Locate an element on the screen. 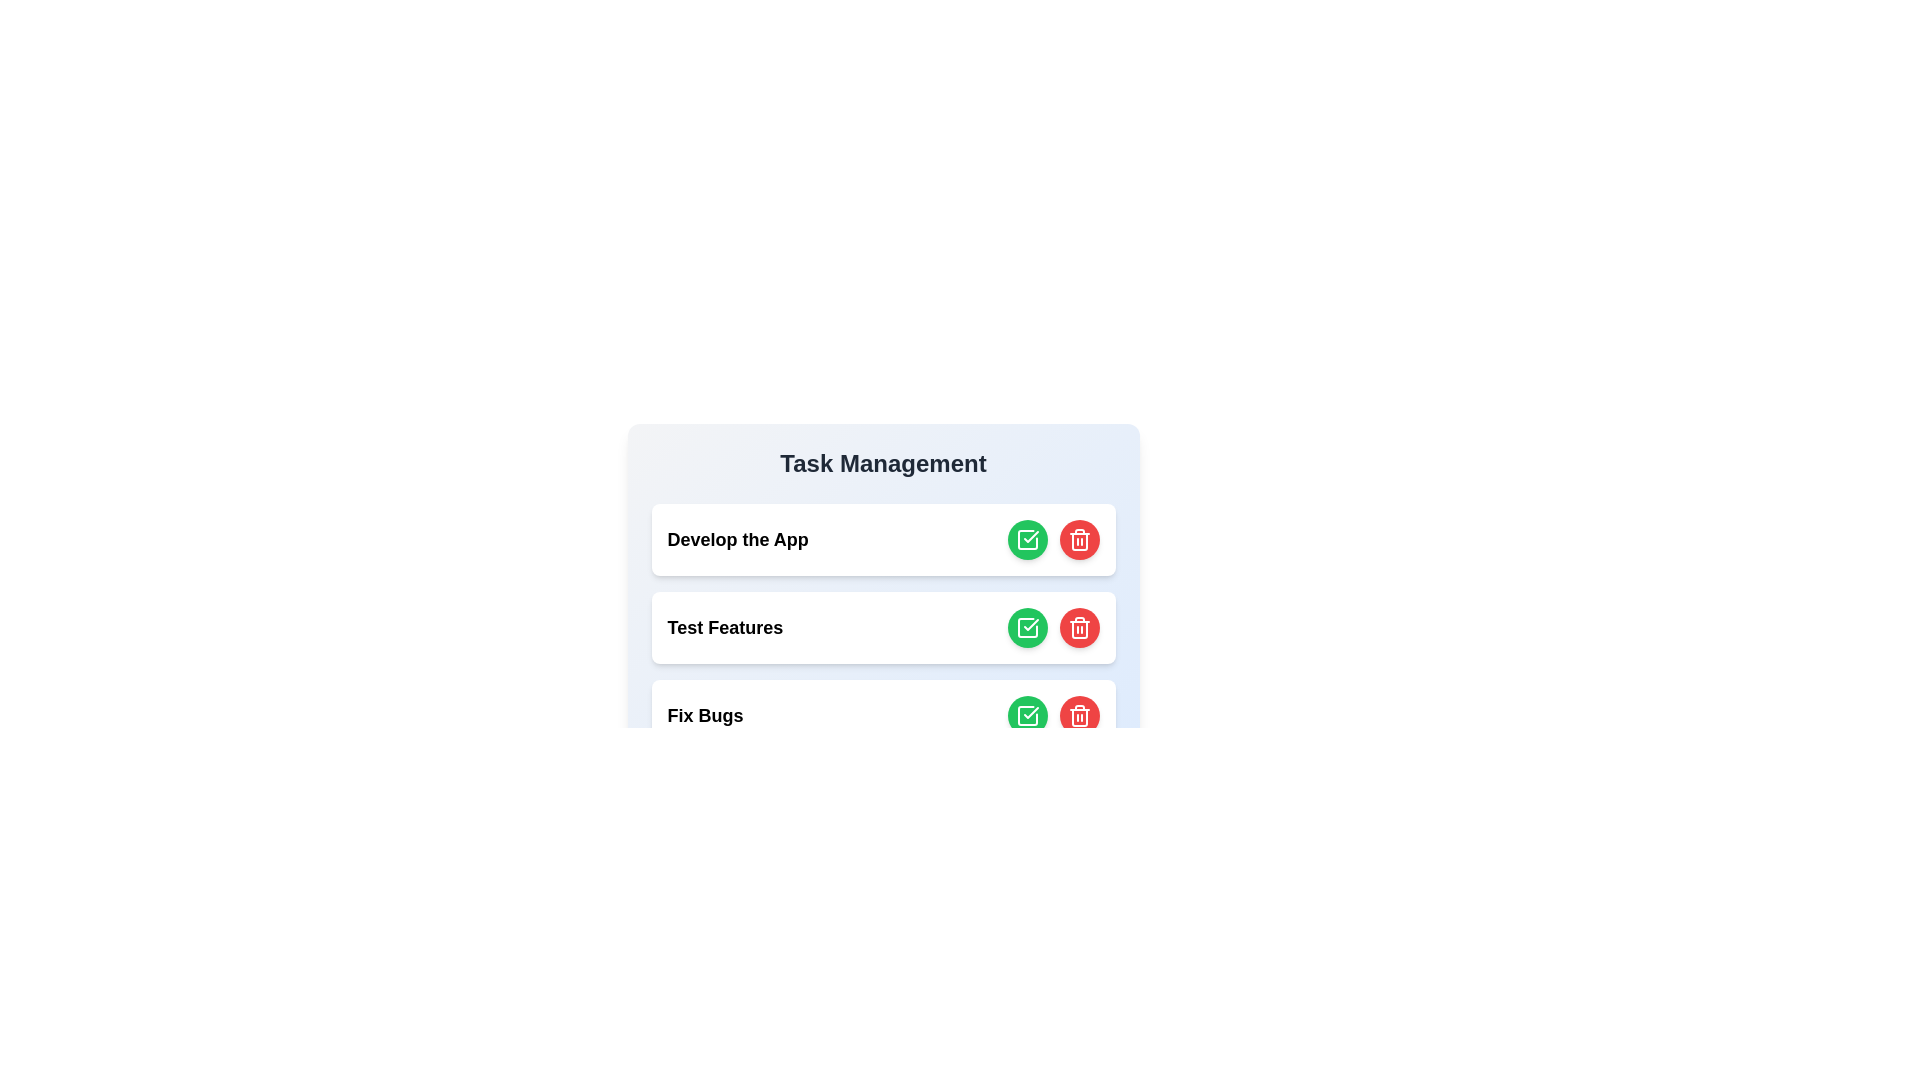  delete button for the task named Develop the App is located at coordinates (1078, 540).